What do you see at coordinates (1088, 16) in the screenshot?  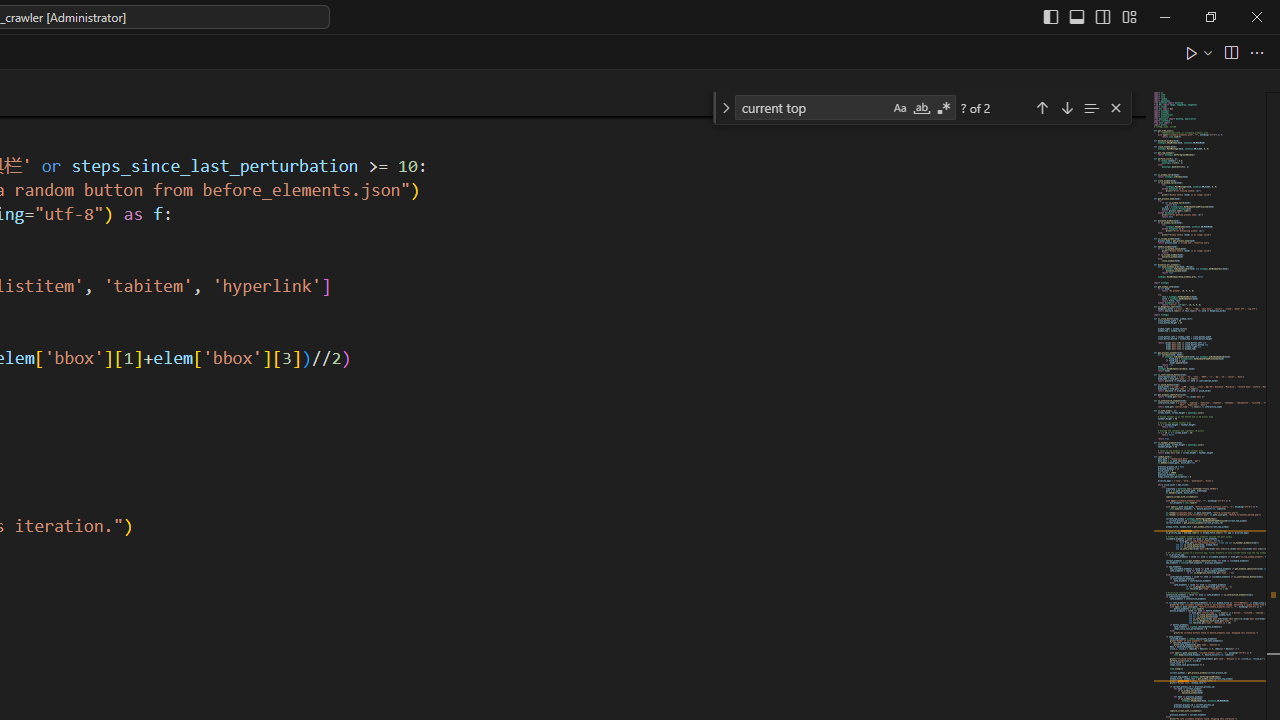 I see `'Title actions'` at bounding box center [1088, 16].